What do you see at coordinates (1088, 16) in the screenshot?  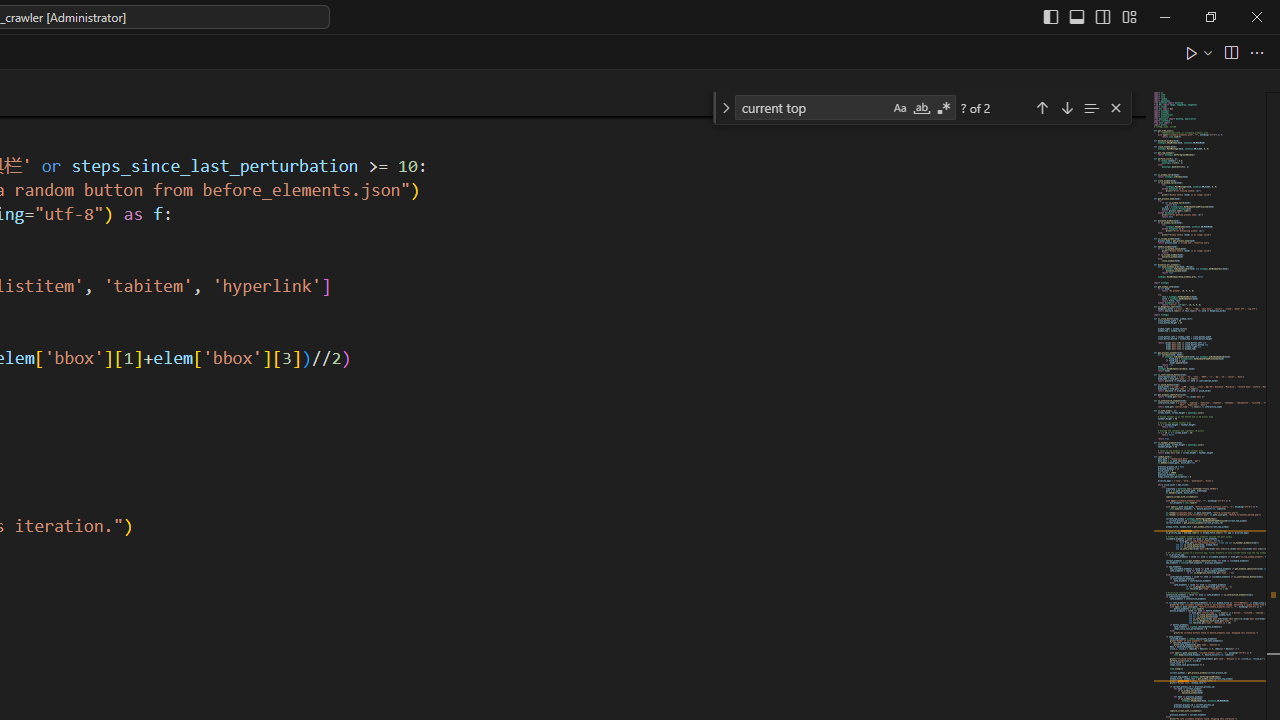 I see `'Title actions'` at bounding box center [1088, 16].